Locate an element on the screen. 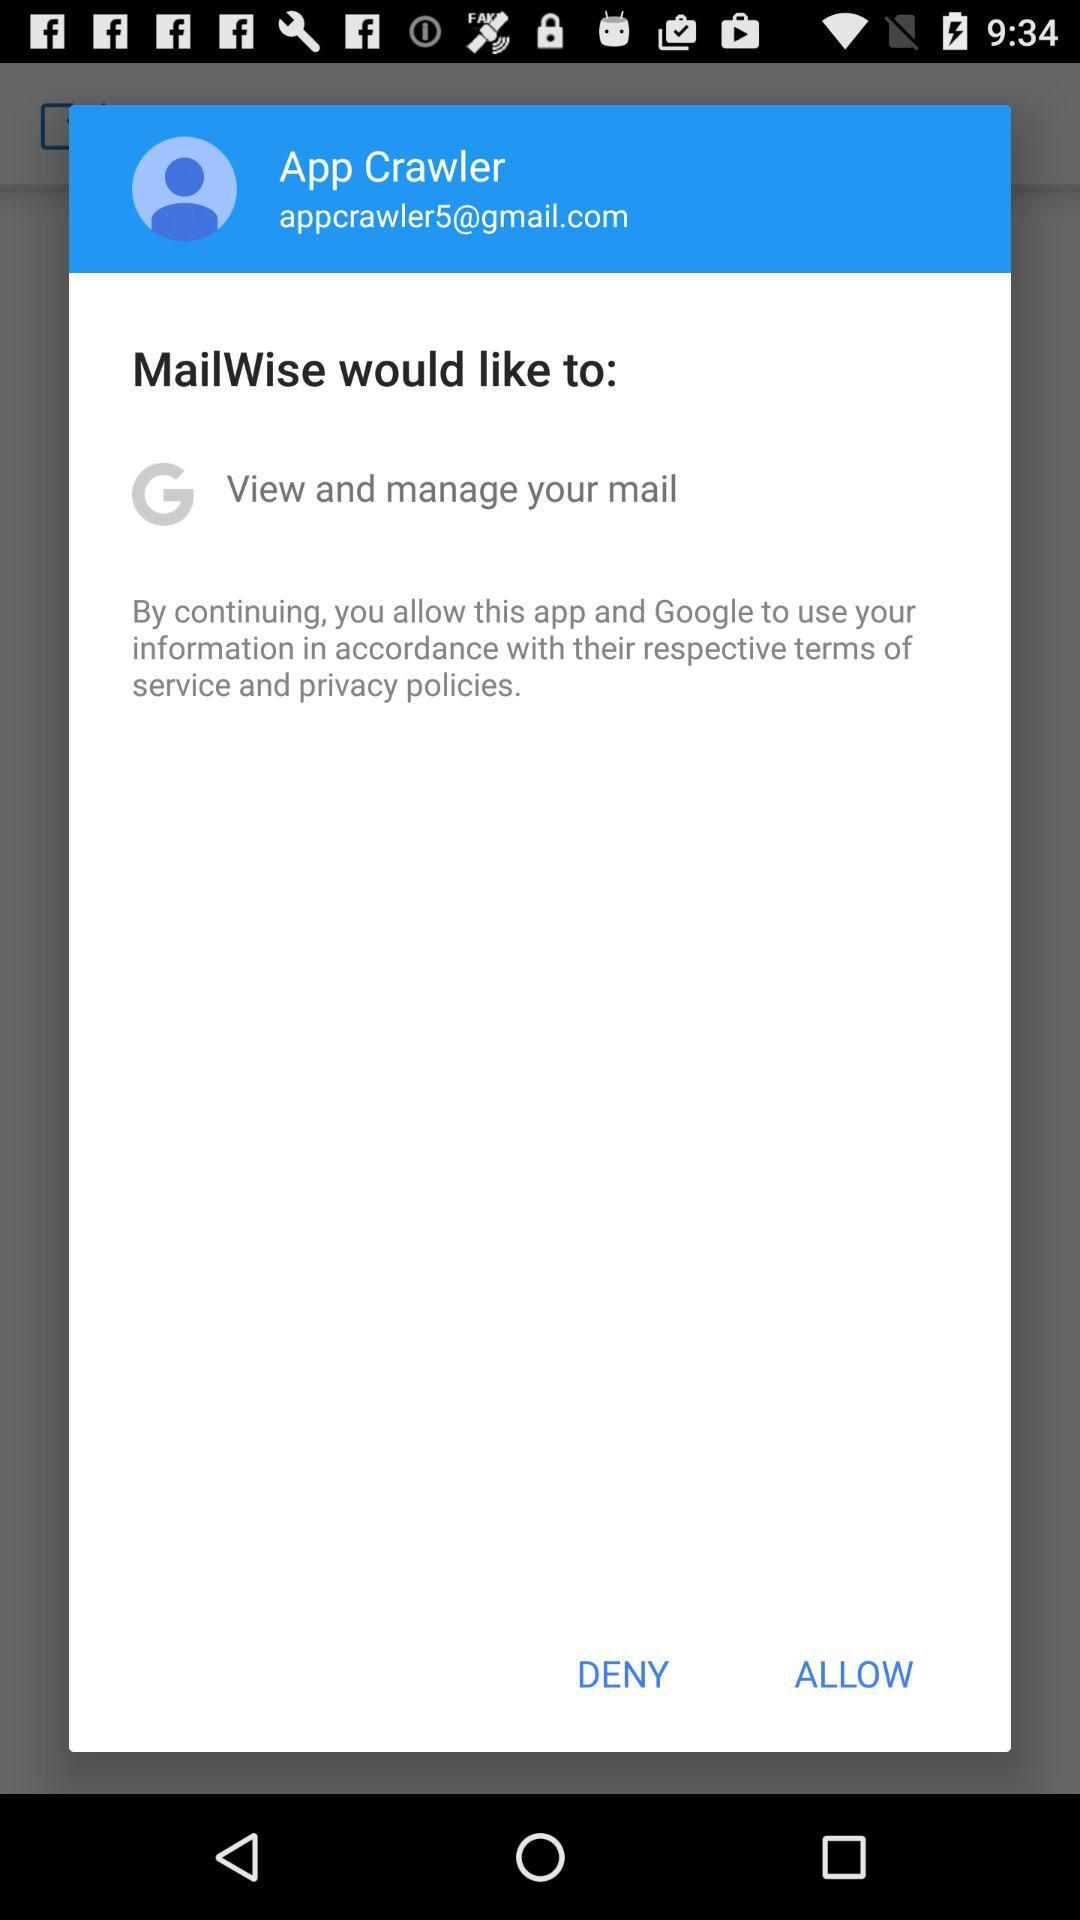 The width and height of the screenshot is (1080, 1920). the icon to the left of the allow item is located at coordinates (621, 1673).